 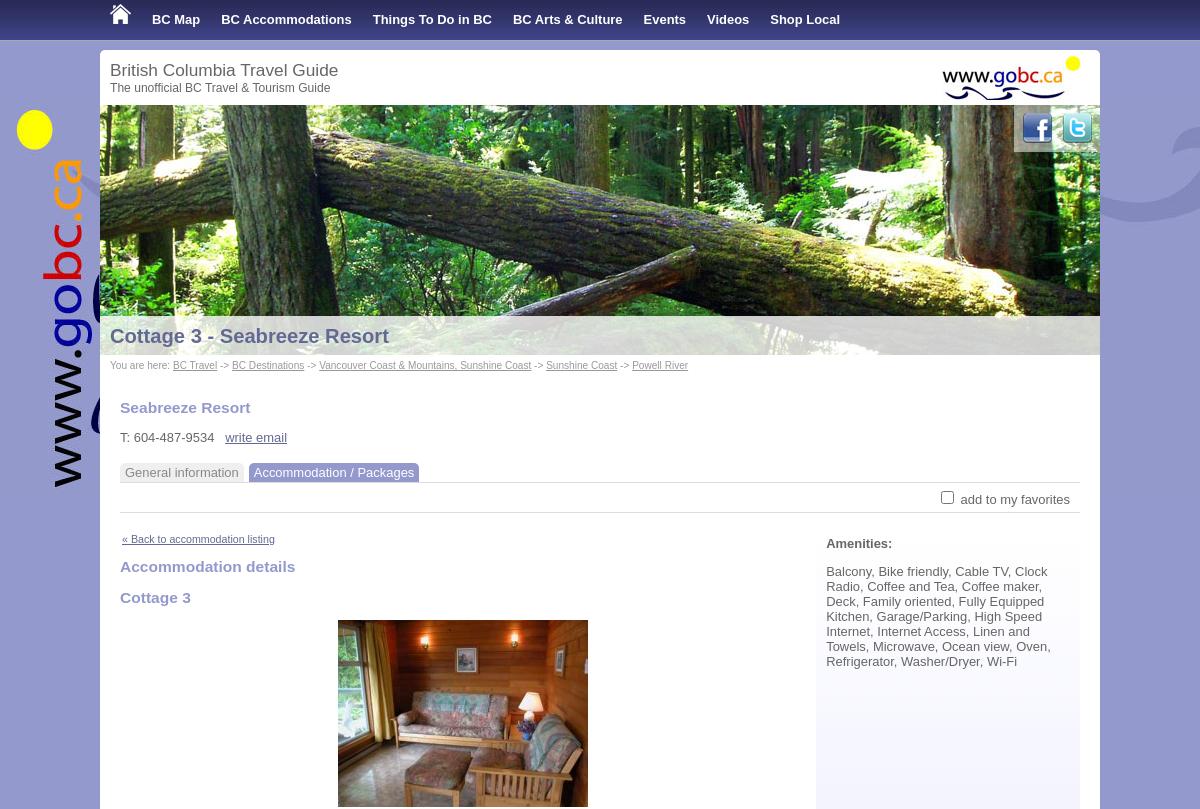 I want to click on 'Seabreeze Resort', so click(x=184, y=406).